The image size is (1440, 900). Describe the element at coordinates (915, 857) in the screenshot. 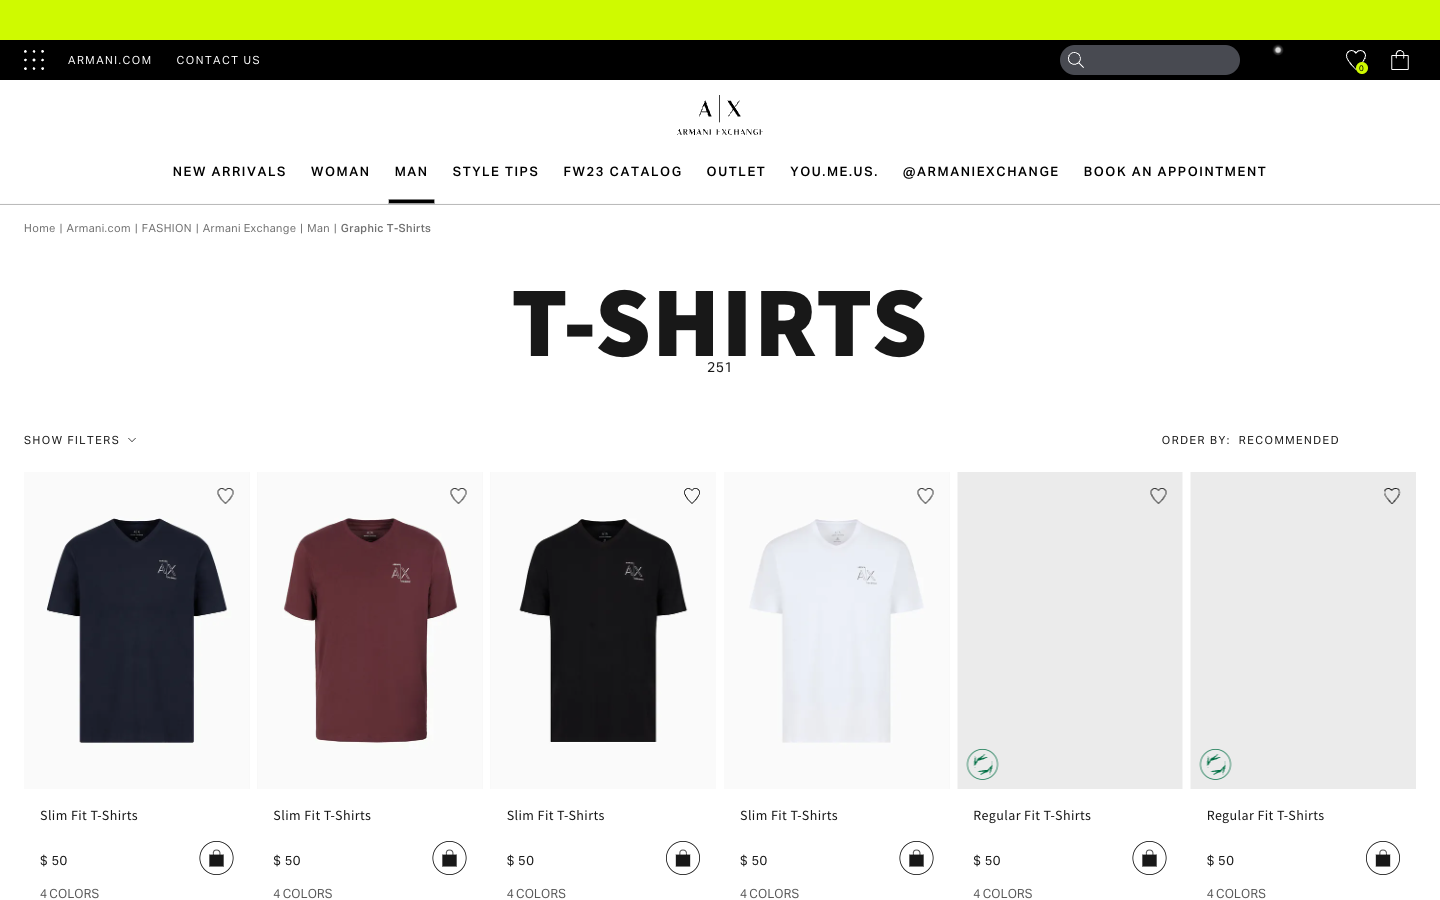

I see `the 4th product for purchase by clicking on the cart button` at that location.